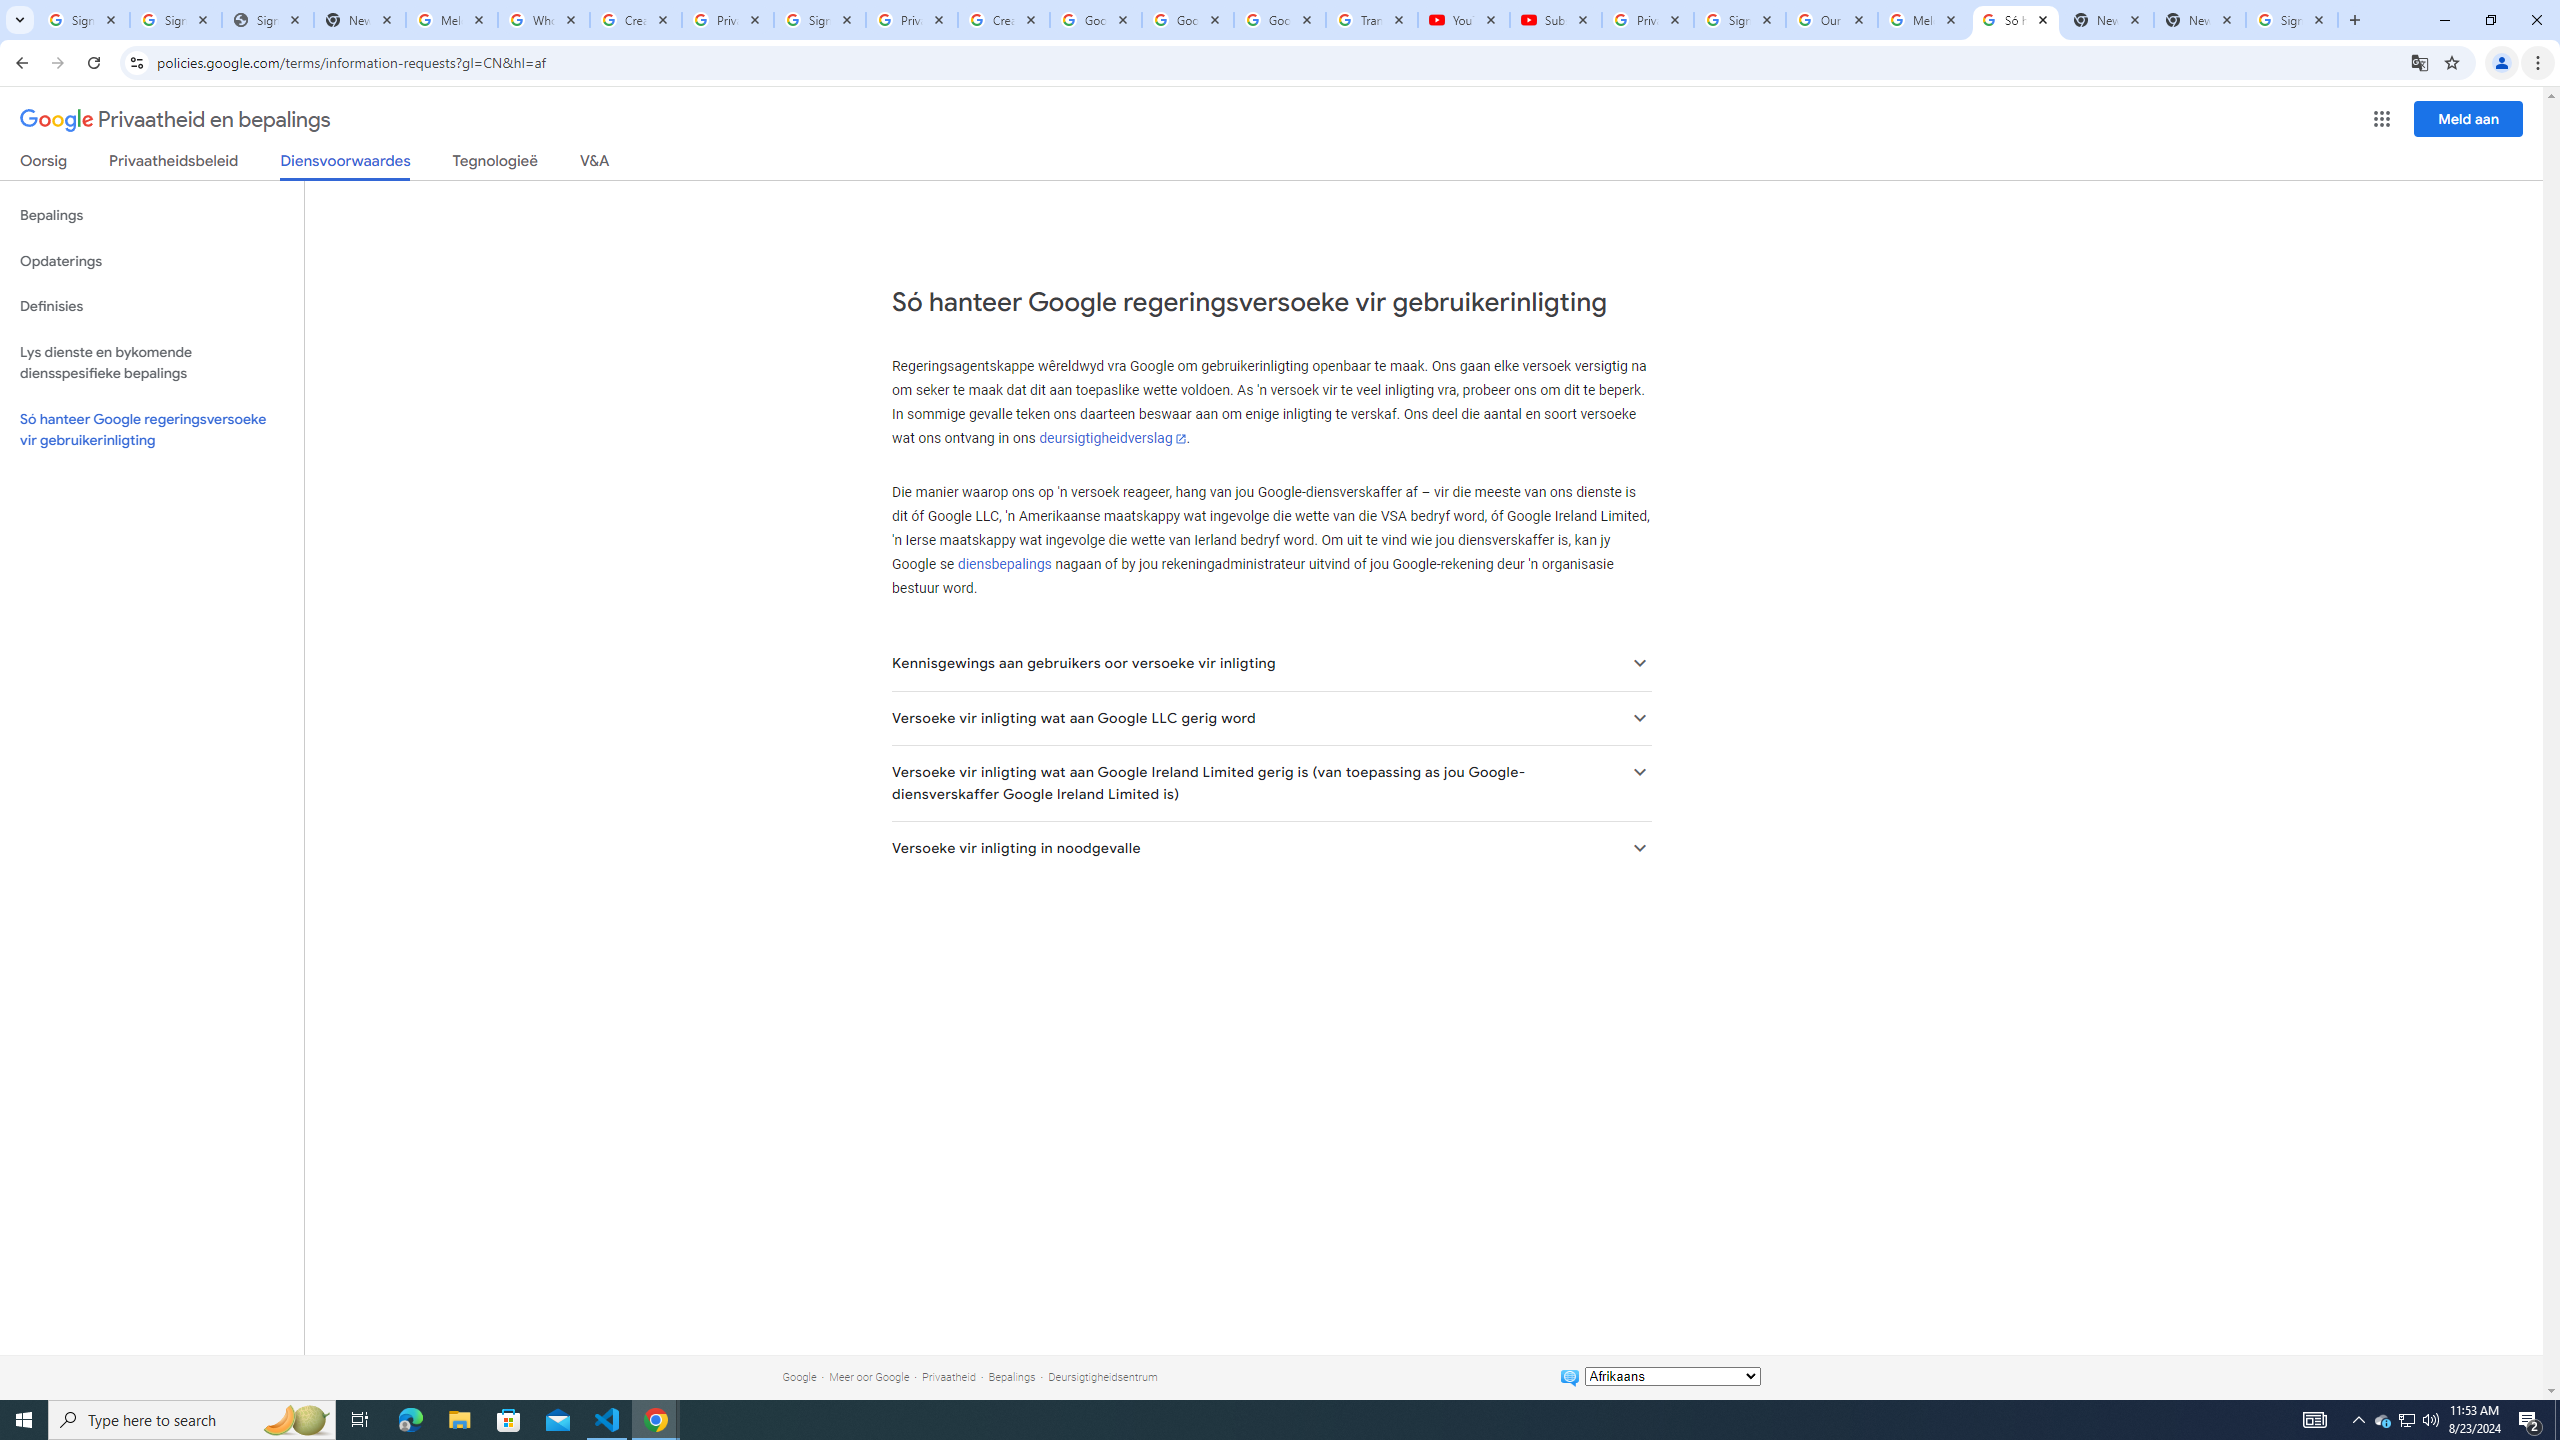 The image size is (2560, 1440). What do you see at coordinates (266, 19) in the screenshot?
I see `'Sign In - USA TODAY'` at bounding box center [266, 19].